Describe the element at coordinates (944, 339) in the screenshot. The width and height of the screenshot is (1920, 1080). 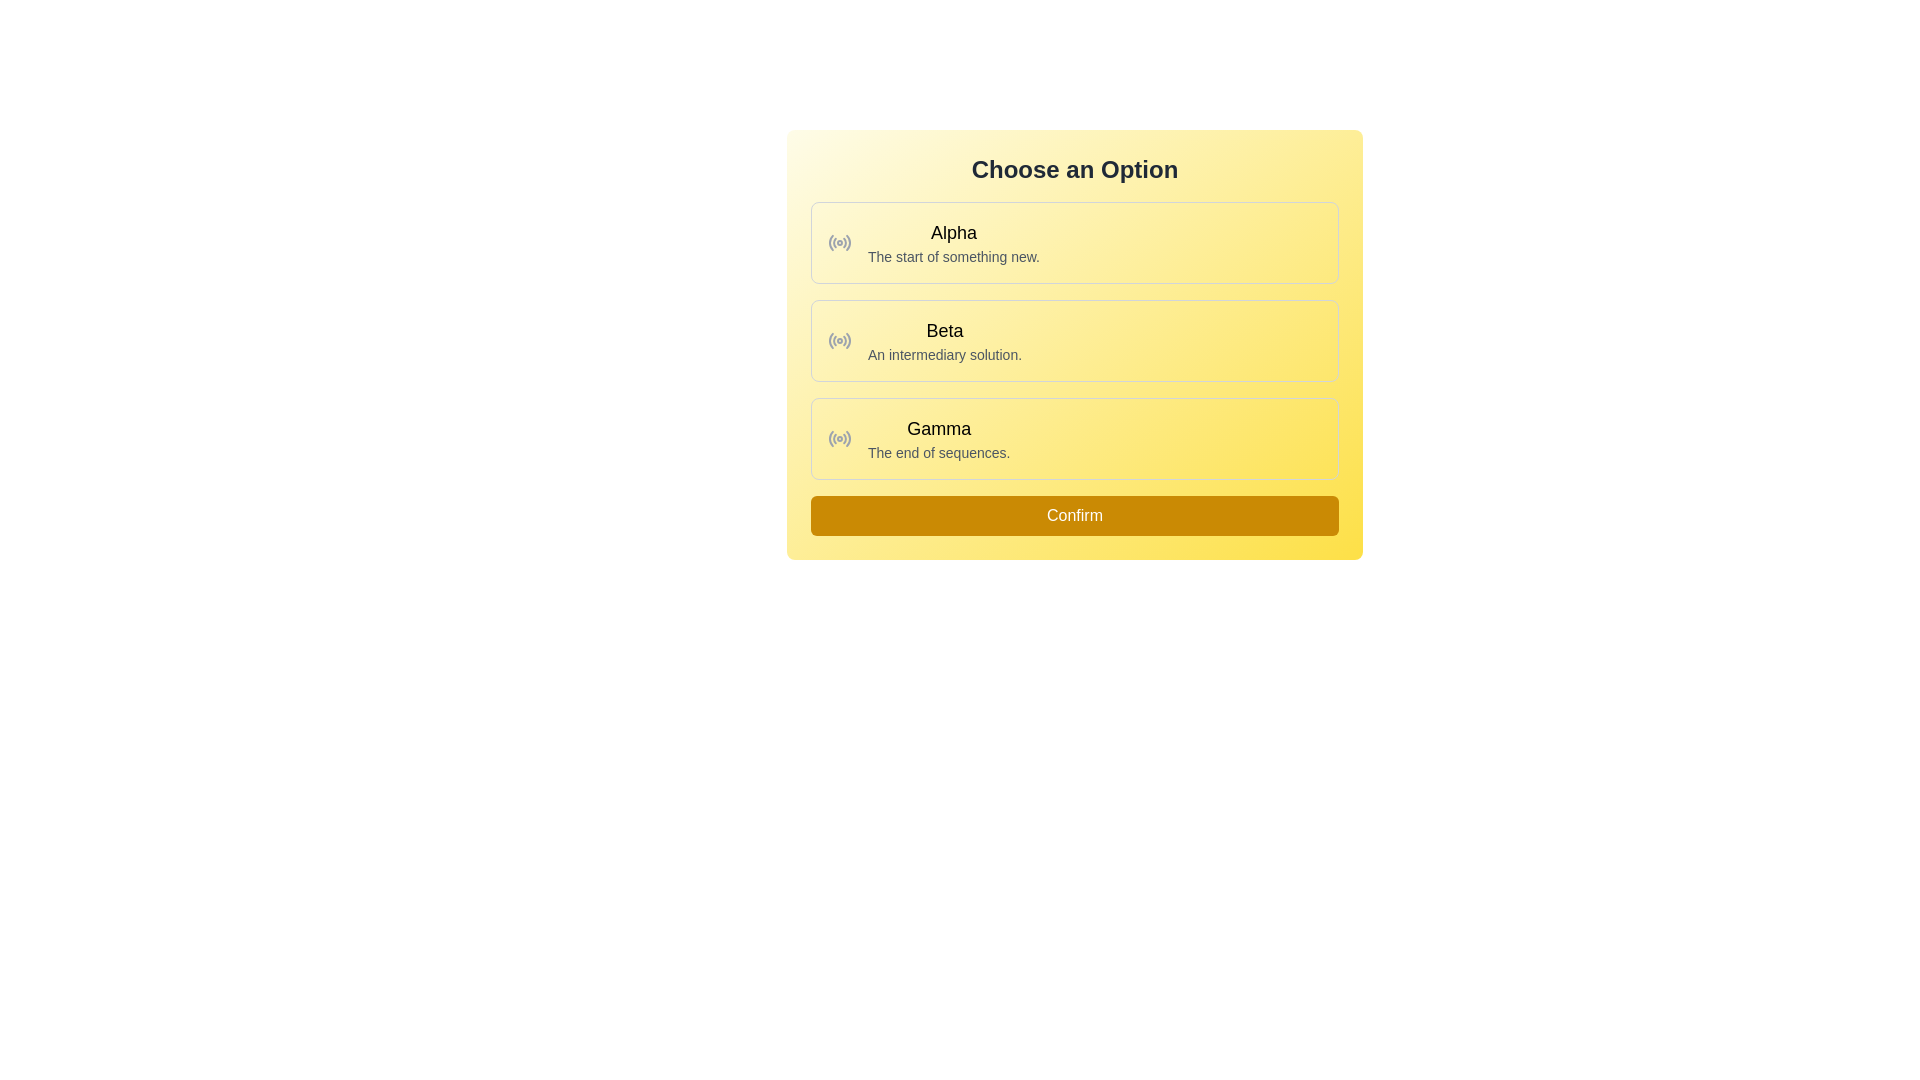
I see `the 'Beta' text label paired option, which features a bold title 'Beta' and a subtitle 'An intermediary solution.' on a yellow background, located in the middle of a vertical stack of options` at that location.